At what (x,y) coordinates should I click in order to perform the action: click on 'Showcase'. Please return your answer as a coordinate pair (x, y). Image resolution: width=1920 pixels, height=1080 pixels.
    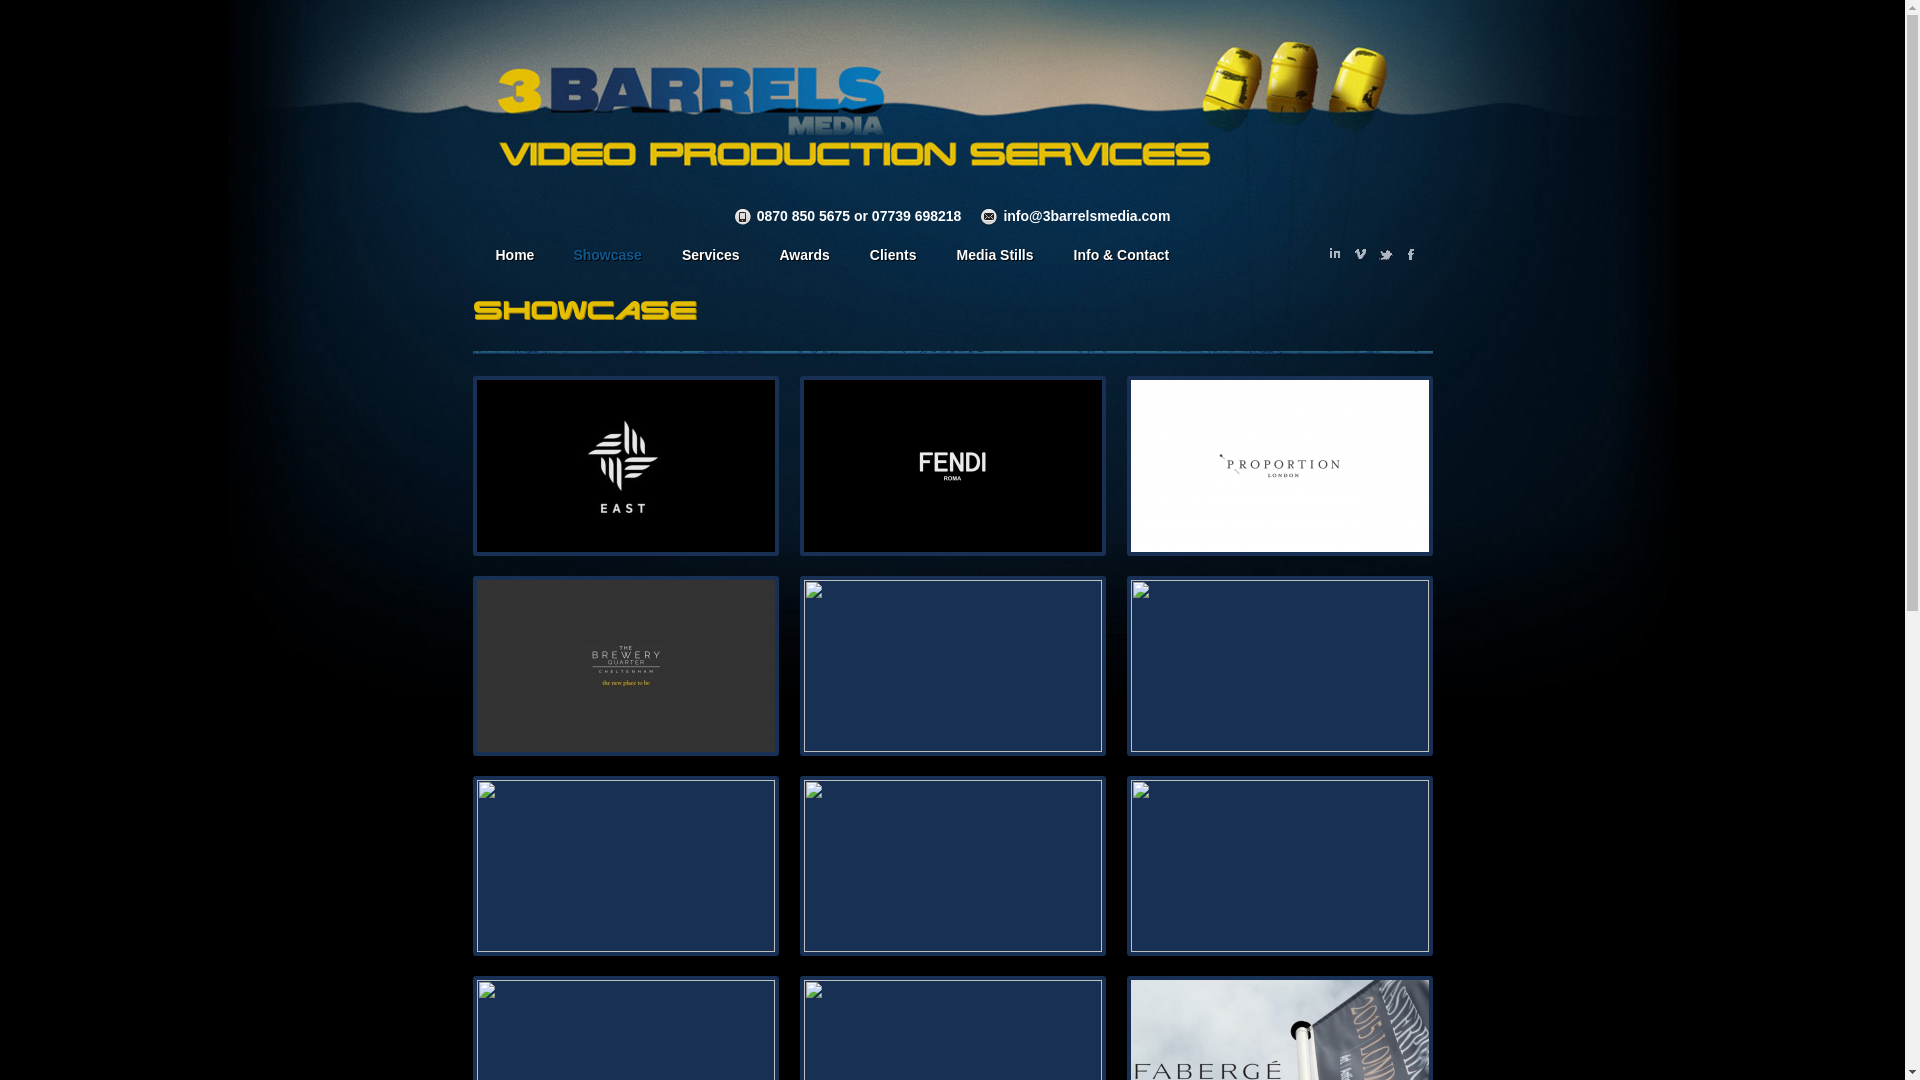
    Looking at the image, I should click on (605, 257).